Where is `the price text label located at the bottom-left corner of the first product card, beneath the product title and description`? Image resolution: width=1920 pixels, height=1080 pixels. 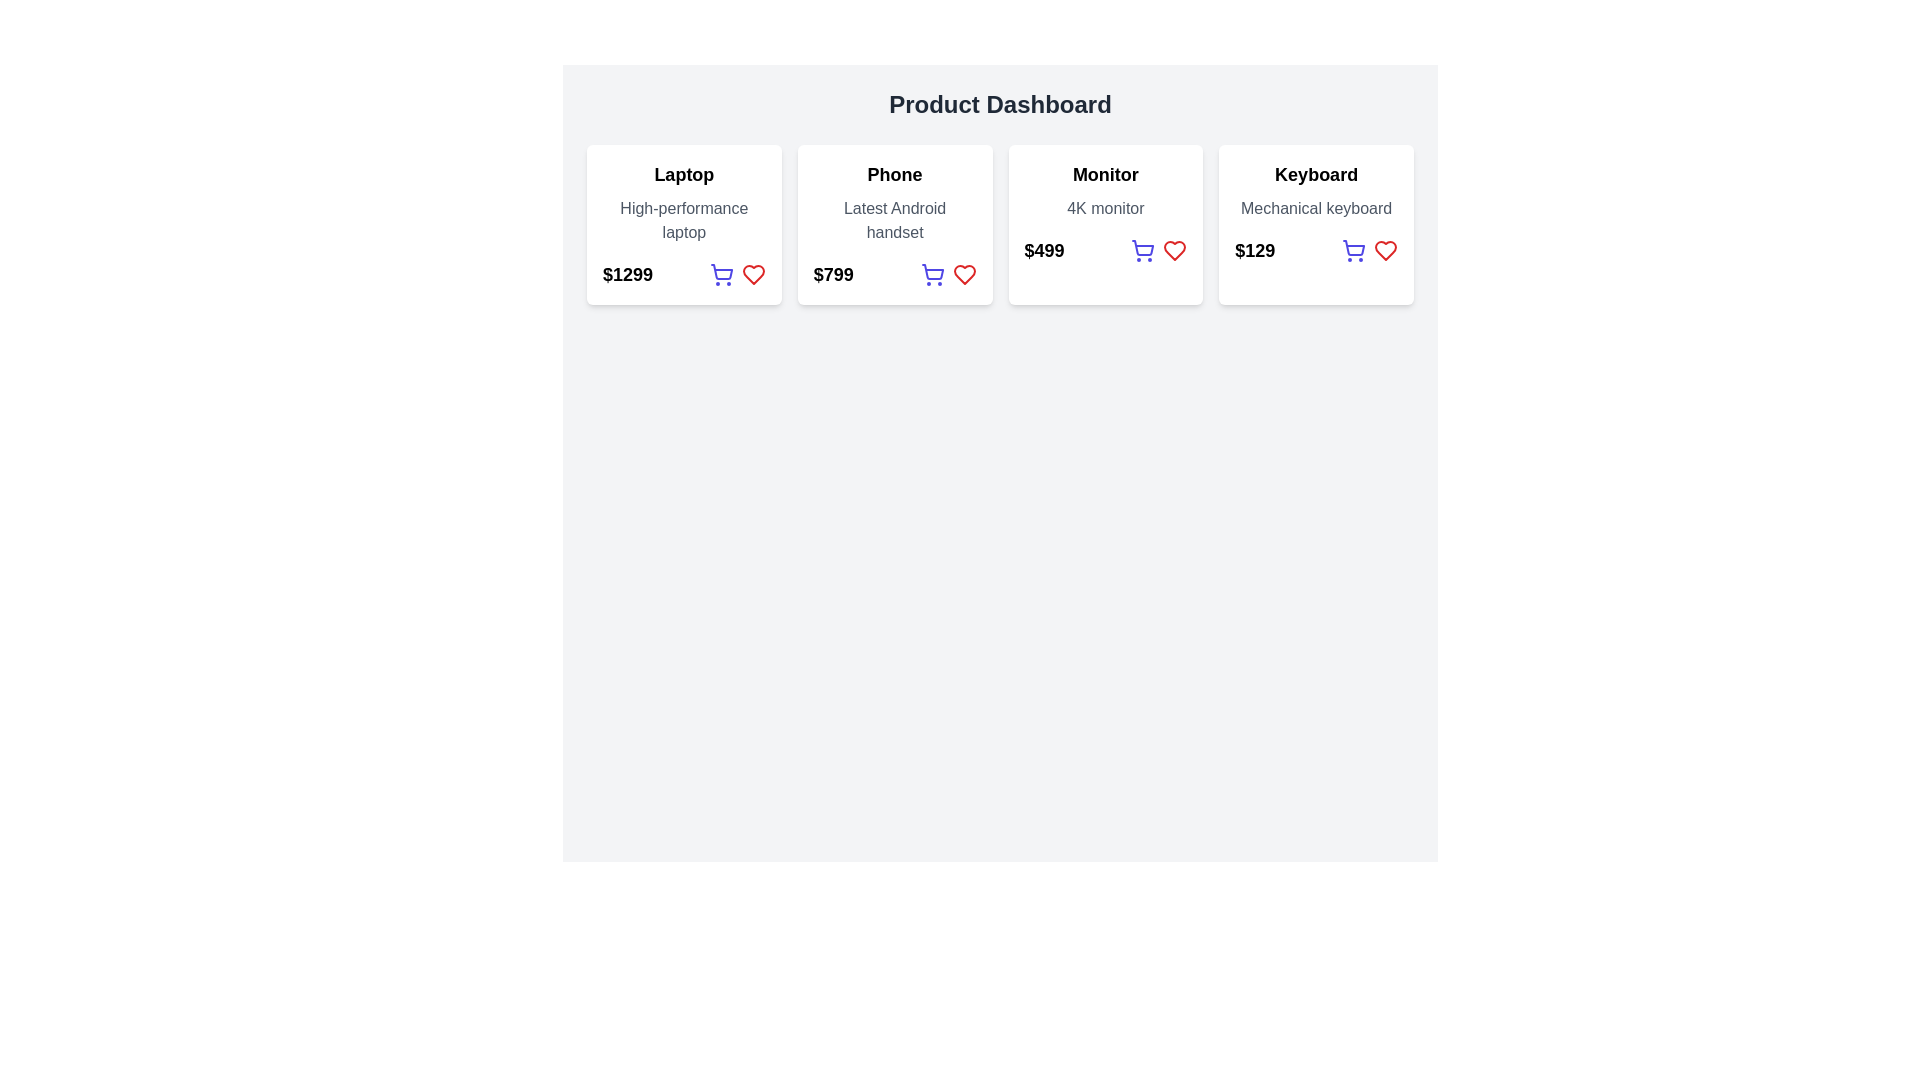 the price text label located at the bottom-left corner of the first product card, beneath the product title and description is located at coordinates (627, 274).